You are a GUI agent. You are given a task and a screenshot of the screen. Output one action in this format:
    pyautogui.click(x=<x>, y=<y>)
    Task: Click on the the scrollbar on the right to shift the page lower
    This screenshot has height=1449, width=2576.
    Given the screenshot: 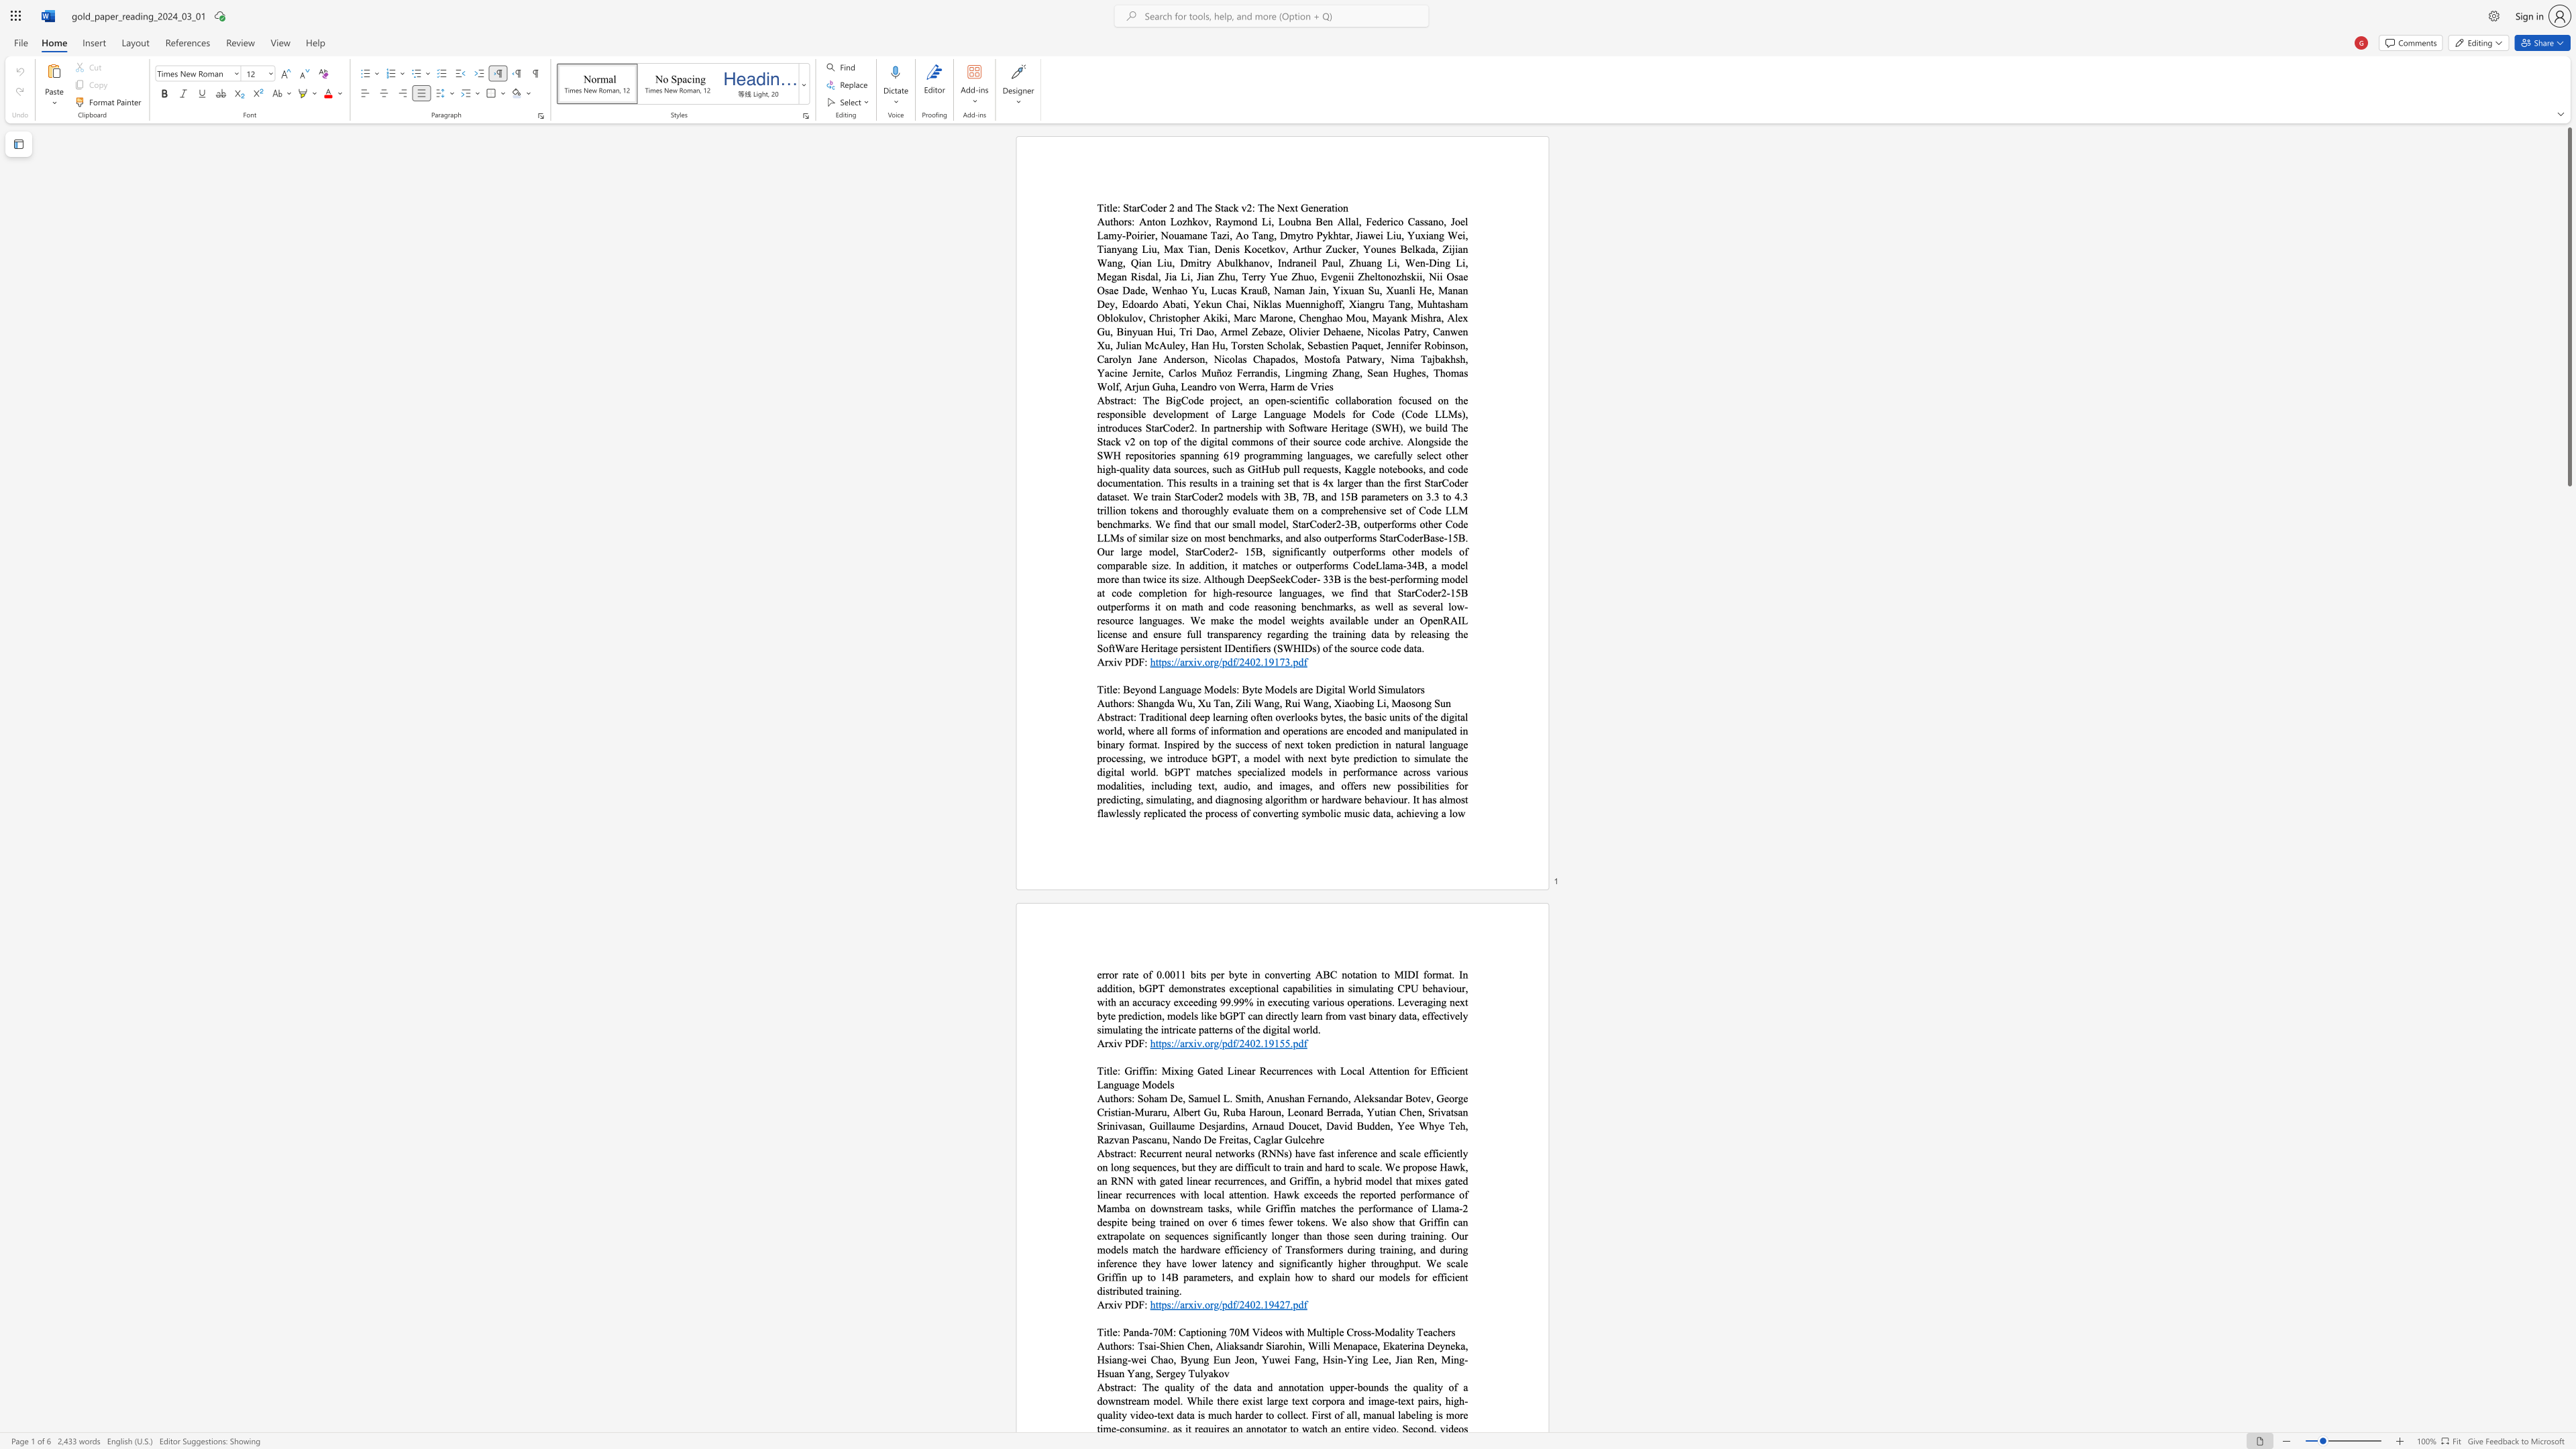 What is the action you would take?
    pyautogui.click(x=2568, y=993)
    